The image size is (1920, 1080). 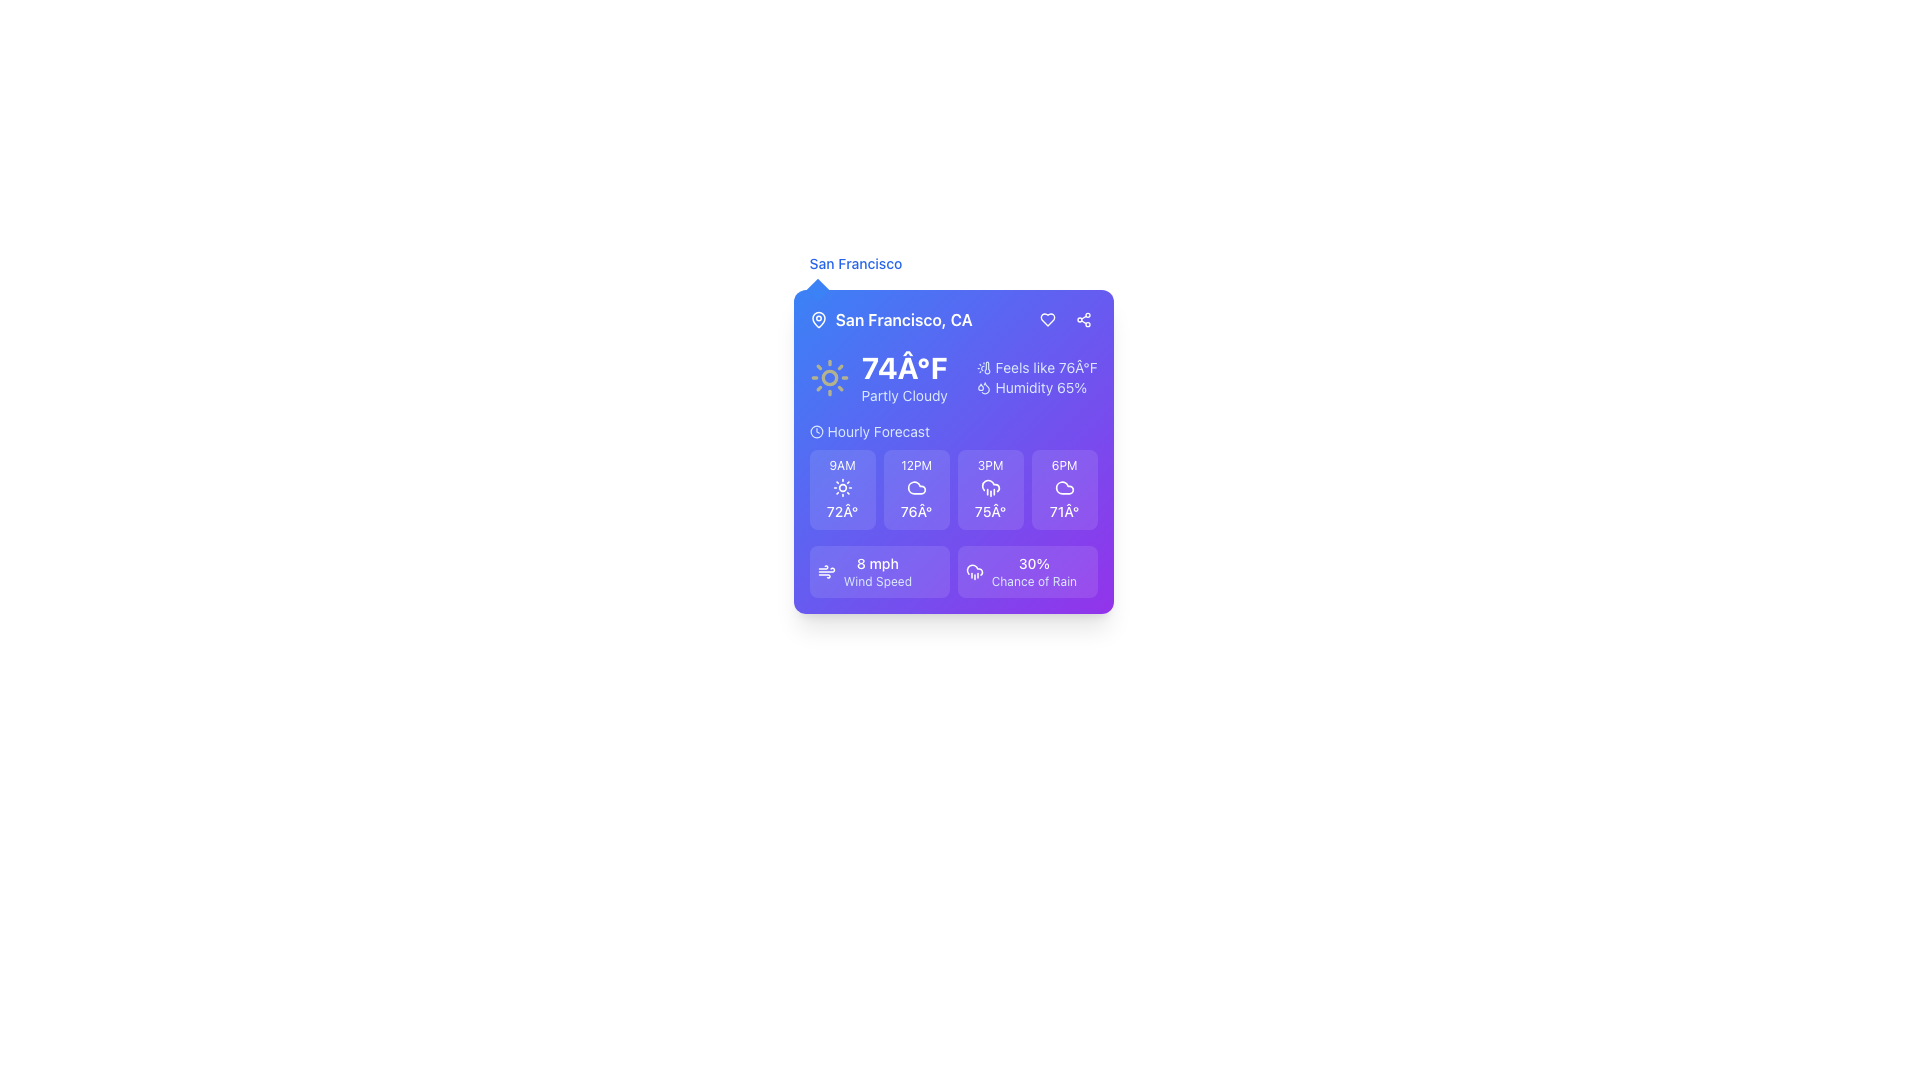 What do you see at coordinates (842, 489) in the screenshot?
I see `the first weather detail card element displaying '9AM' at the top, a sunny weather icon in the middle, and '72Â°' at the bottom` at bounding box center [842, 489].